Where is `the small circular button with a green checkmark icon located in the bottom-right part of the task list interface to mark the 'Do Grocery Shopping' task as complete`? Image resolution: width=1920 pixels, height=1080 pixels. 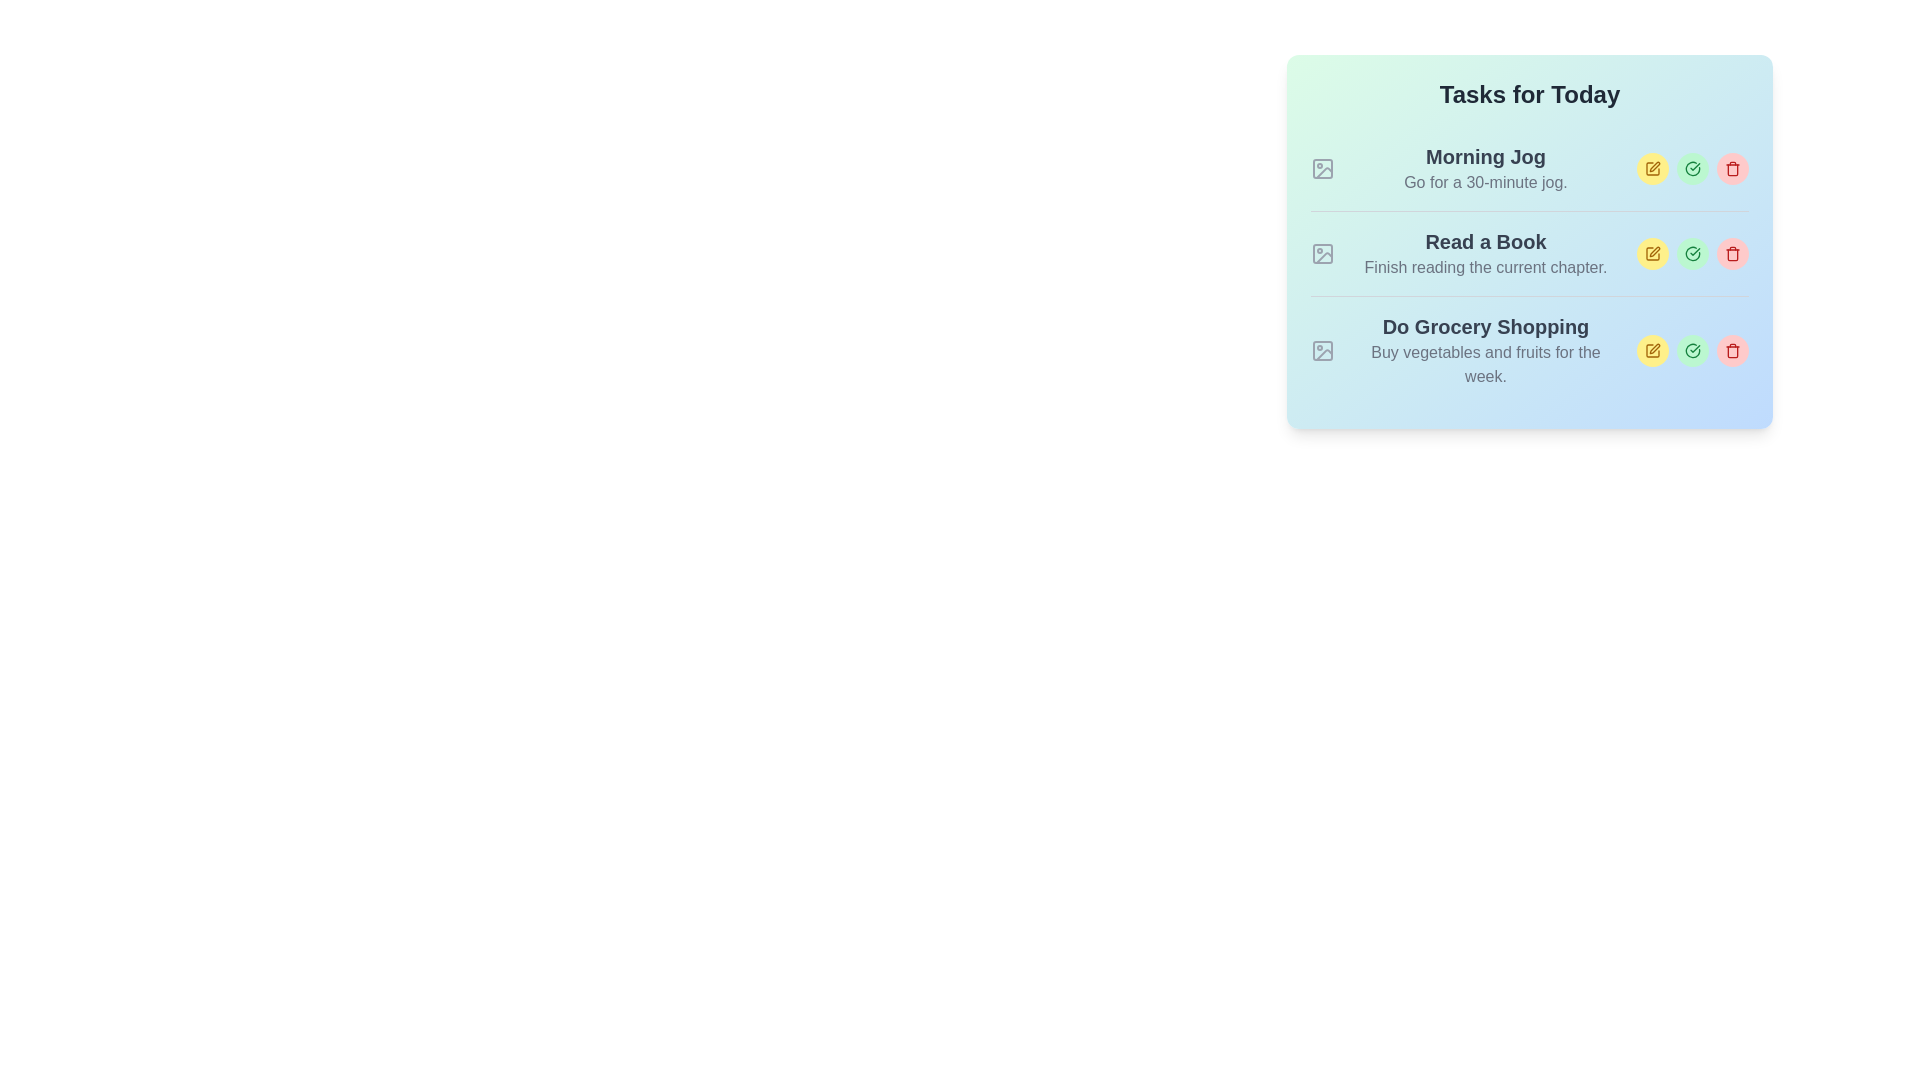
the small circular button with a green checkmark icon located in the bottom-right part of the task list interface to mark the 'Do Grocery Shopping' task as complete is located at coordinates (1692, 350).